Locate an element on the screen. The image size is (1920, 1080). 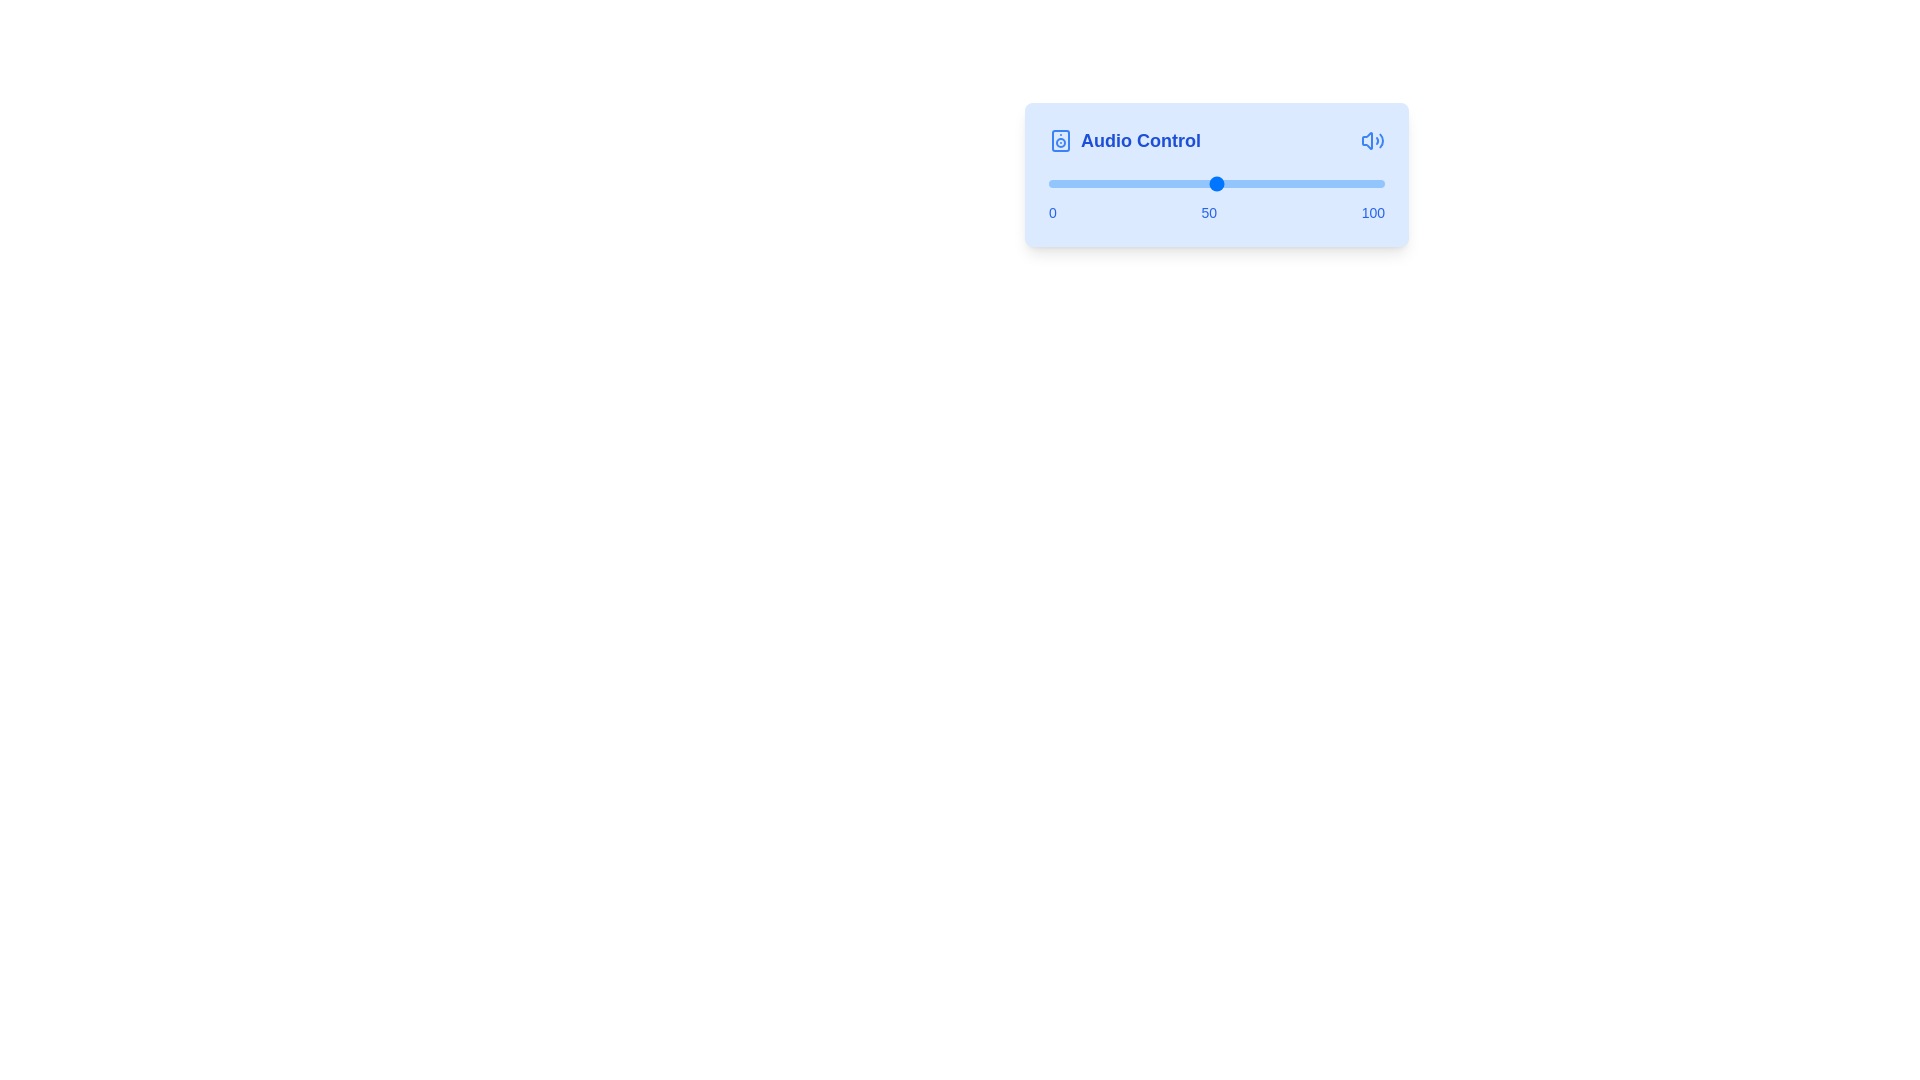
the volume is located at coordinates (1216, 184).